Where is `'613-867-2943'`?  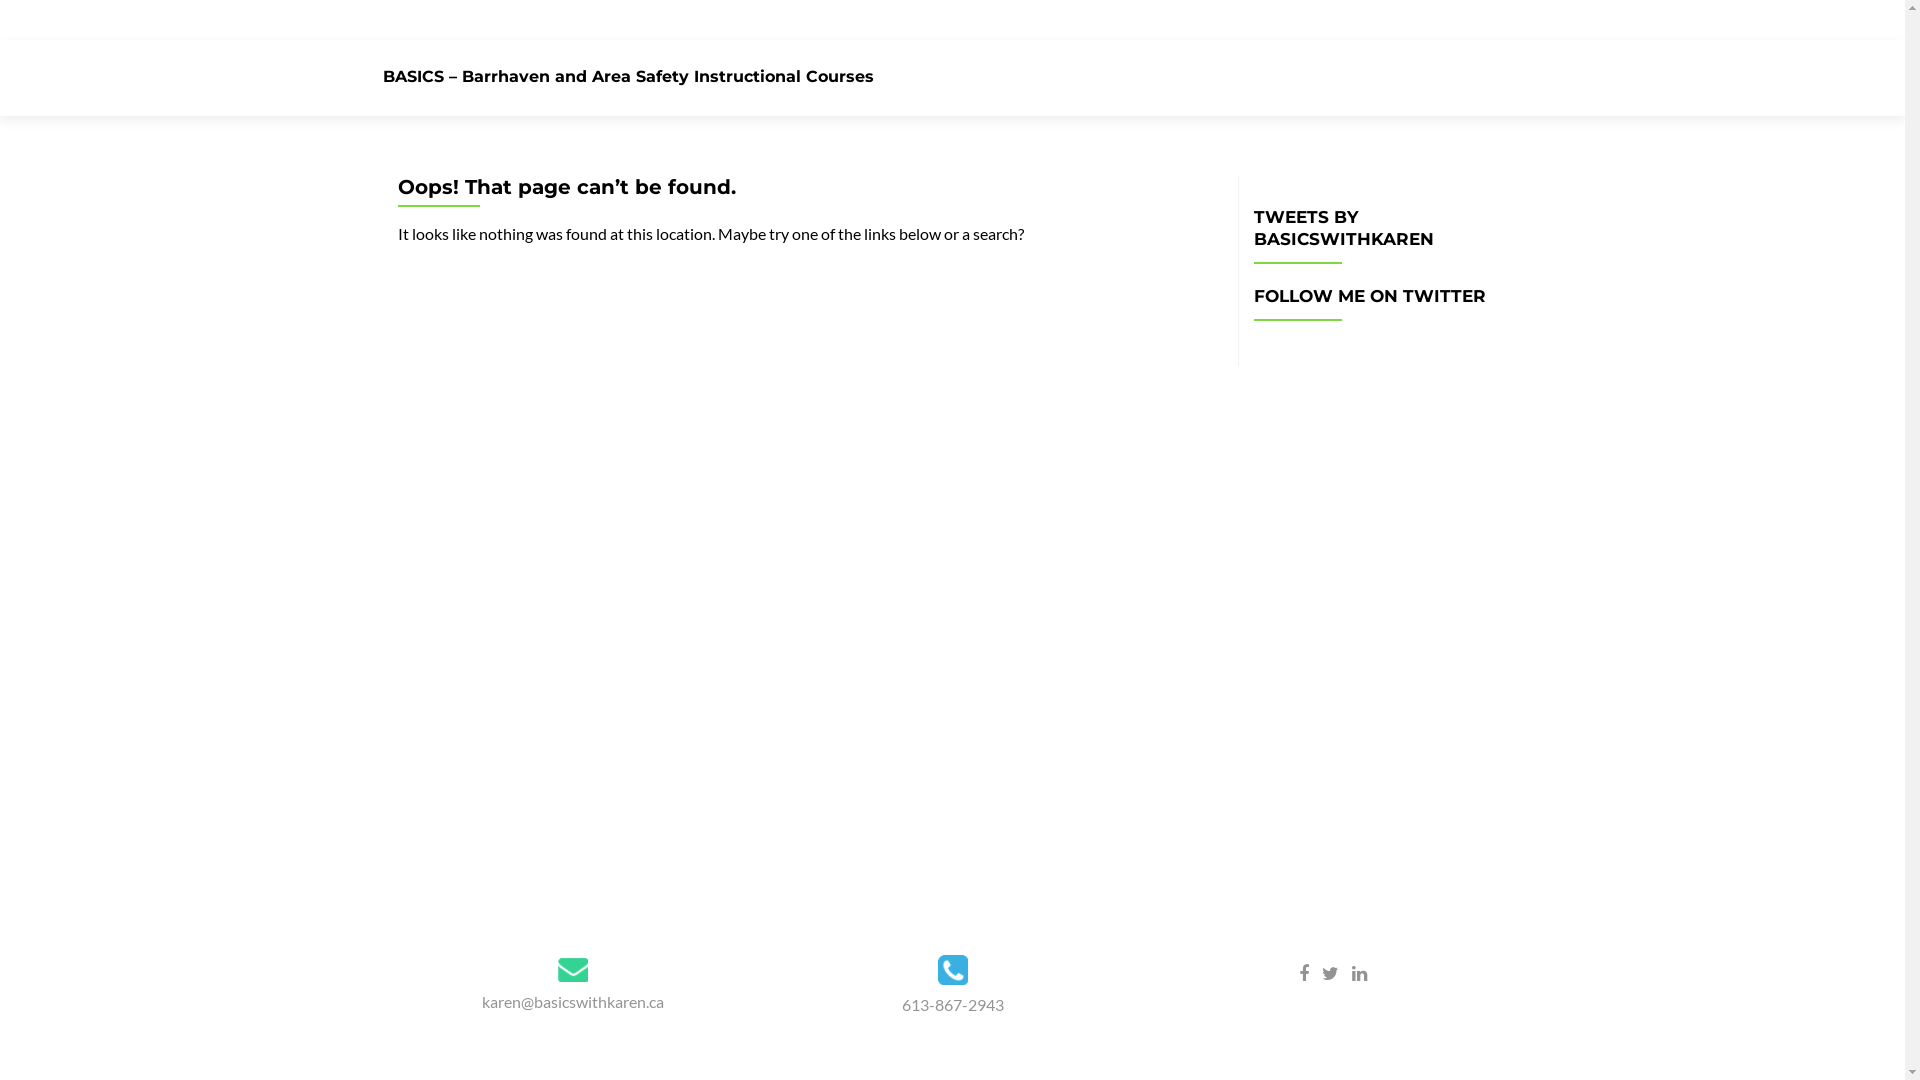 '613-867-2943' is located at coordinates (901, 1003).